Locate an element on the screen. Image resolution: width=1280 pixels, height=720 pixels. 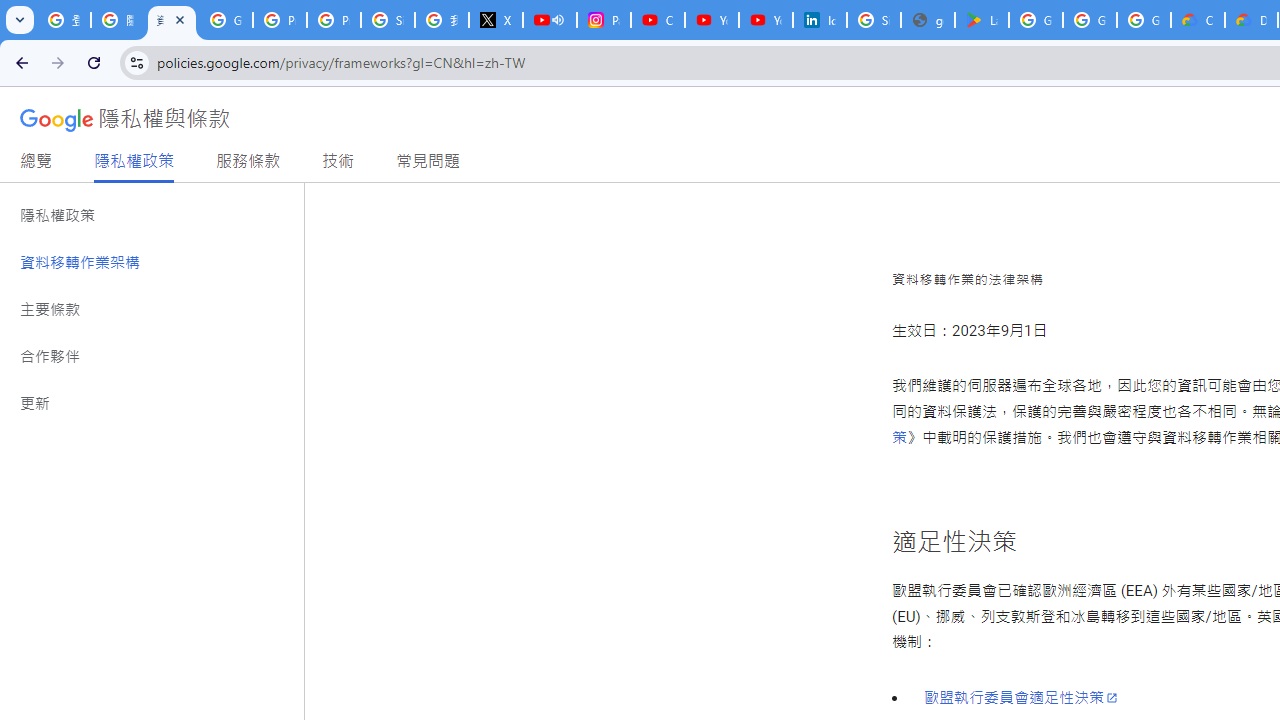
'Google Workspace - Specific Terms' is located at coordinates (1144, 20).